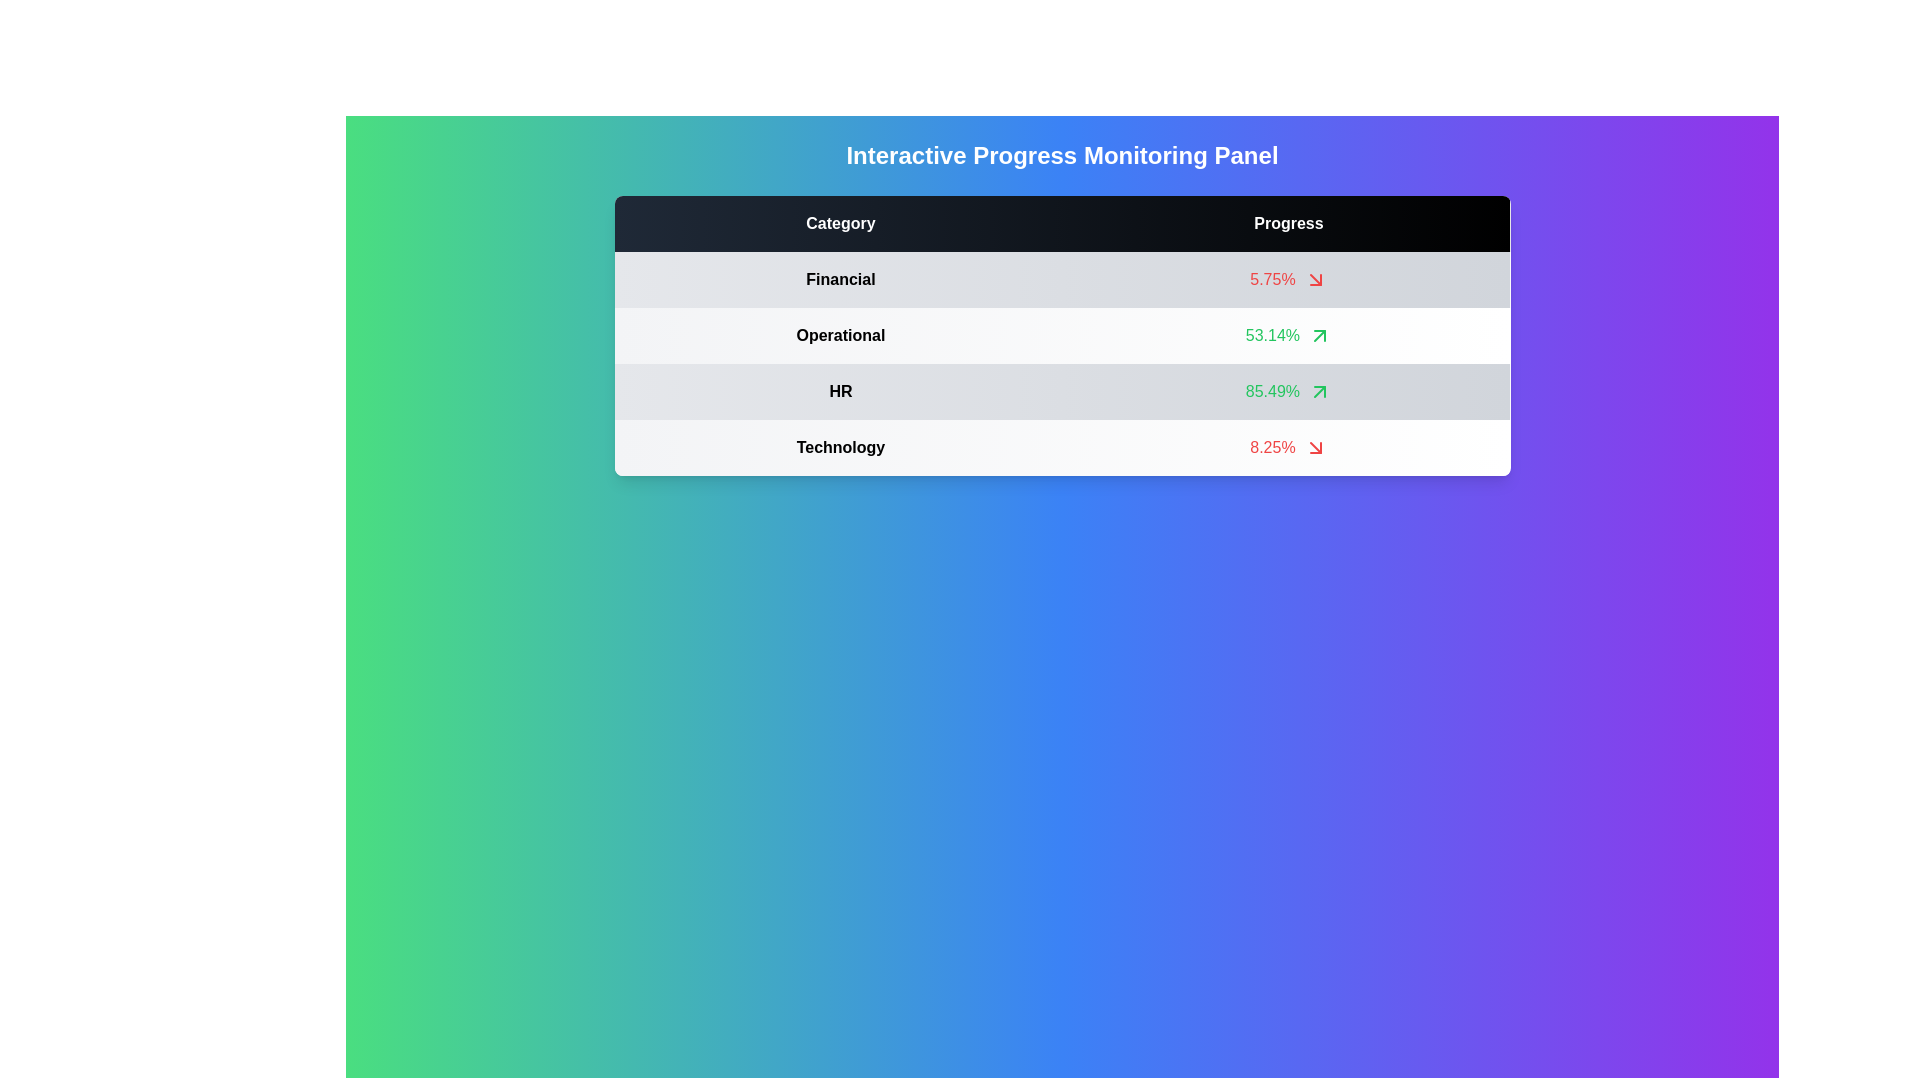  I want to click on the arrow indicator next to the progress value for the category Operational, so click(1320, 334).